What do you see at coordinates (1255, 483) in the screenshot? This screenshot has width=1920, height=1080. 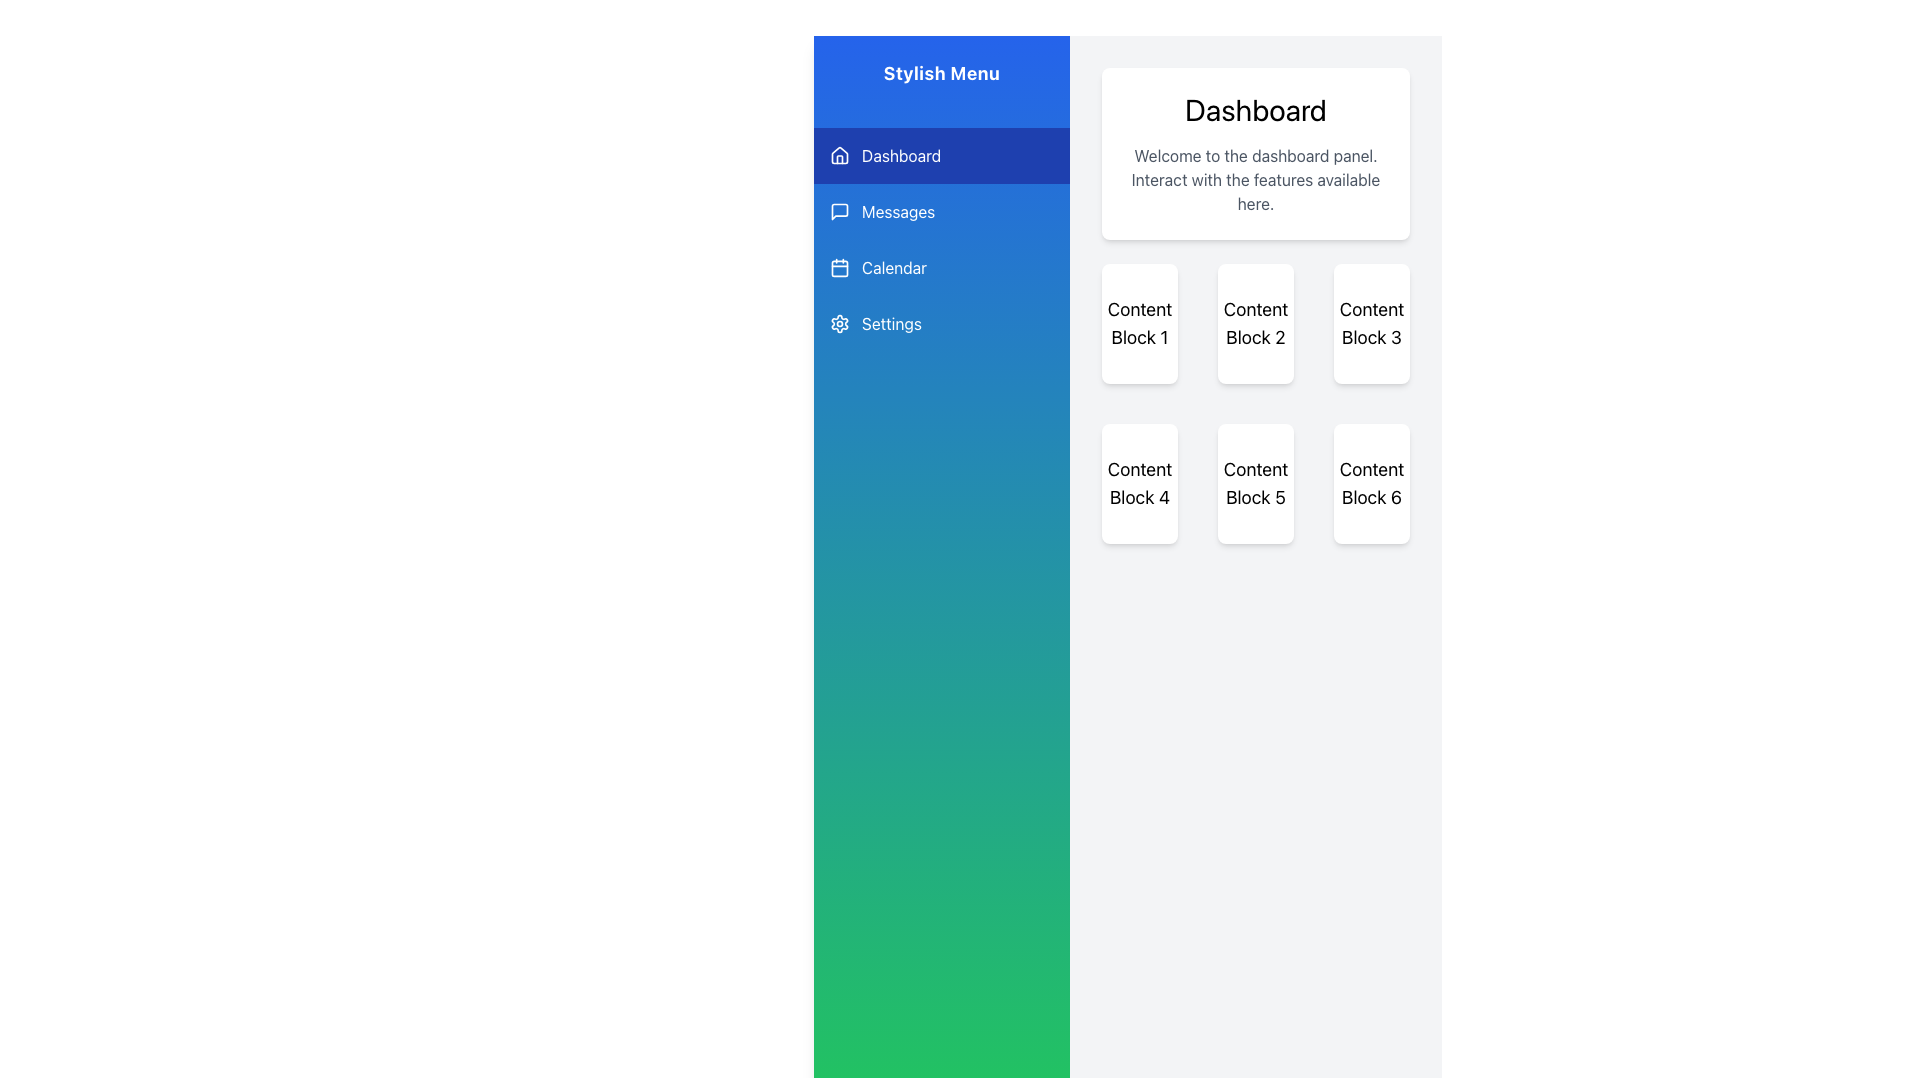 I see `the static label displaying the text 'Content Block 5', which is located in the second row and second column of a grid layout` at bounding box center [1255, 483].